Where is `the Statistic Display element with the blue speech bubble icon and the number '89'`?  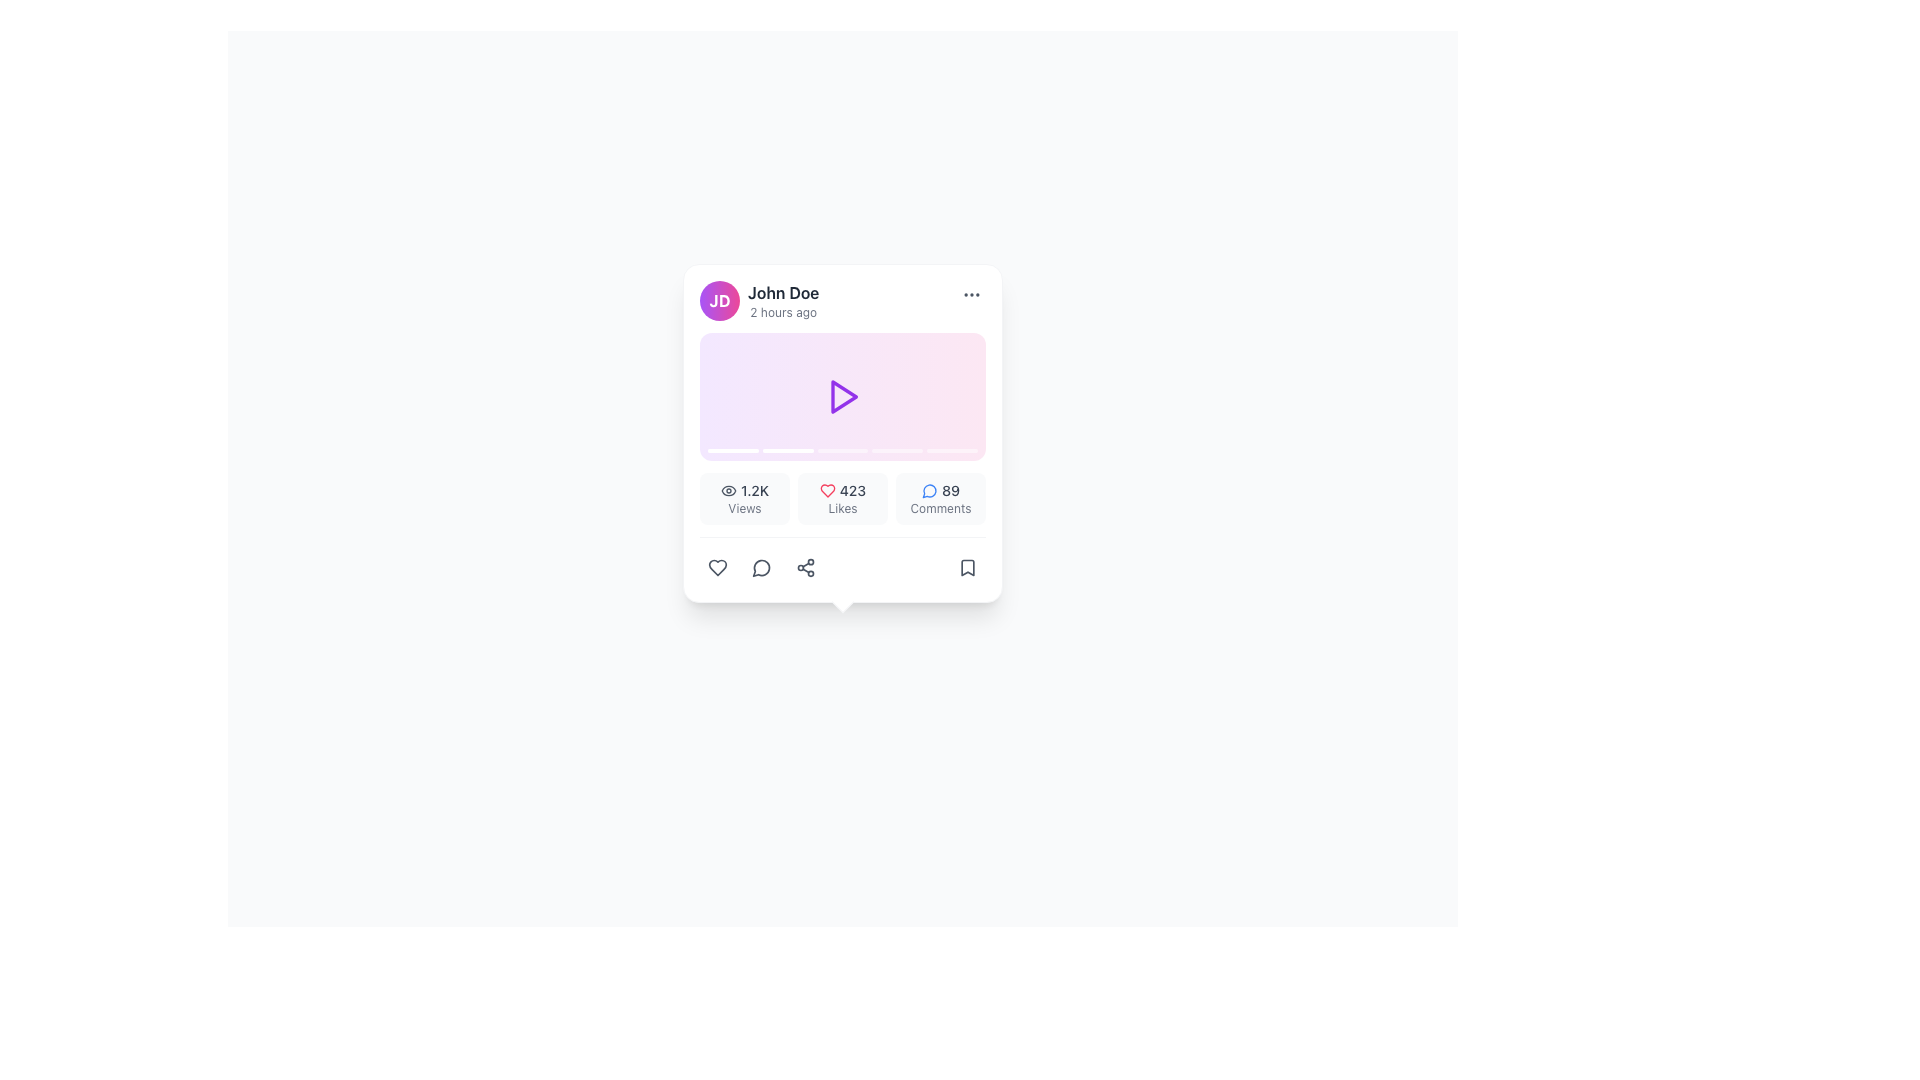
the Statistic Display element with the blue speech bubble icon and the number '89' is located at coordinates (939, 497).